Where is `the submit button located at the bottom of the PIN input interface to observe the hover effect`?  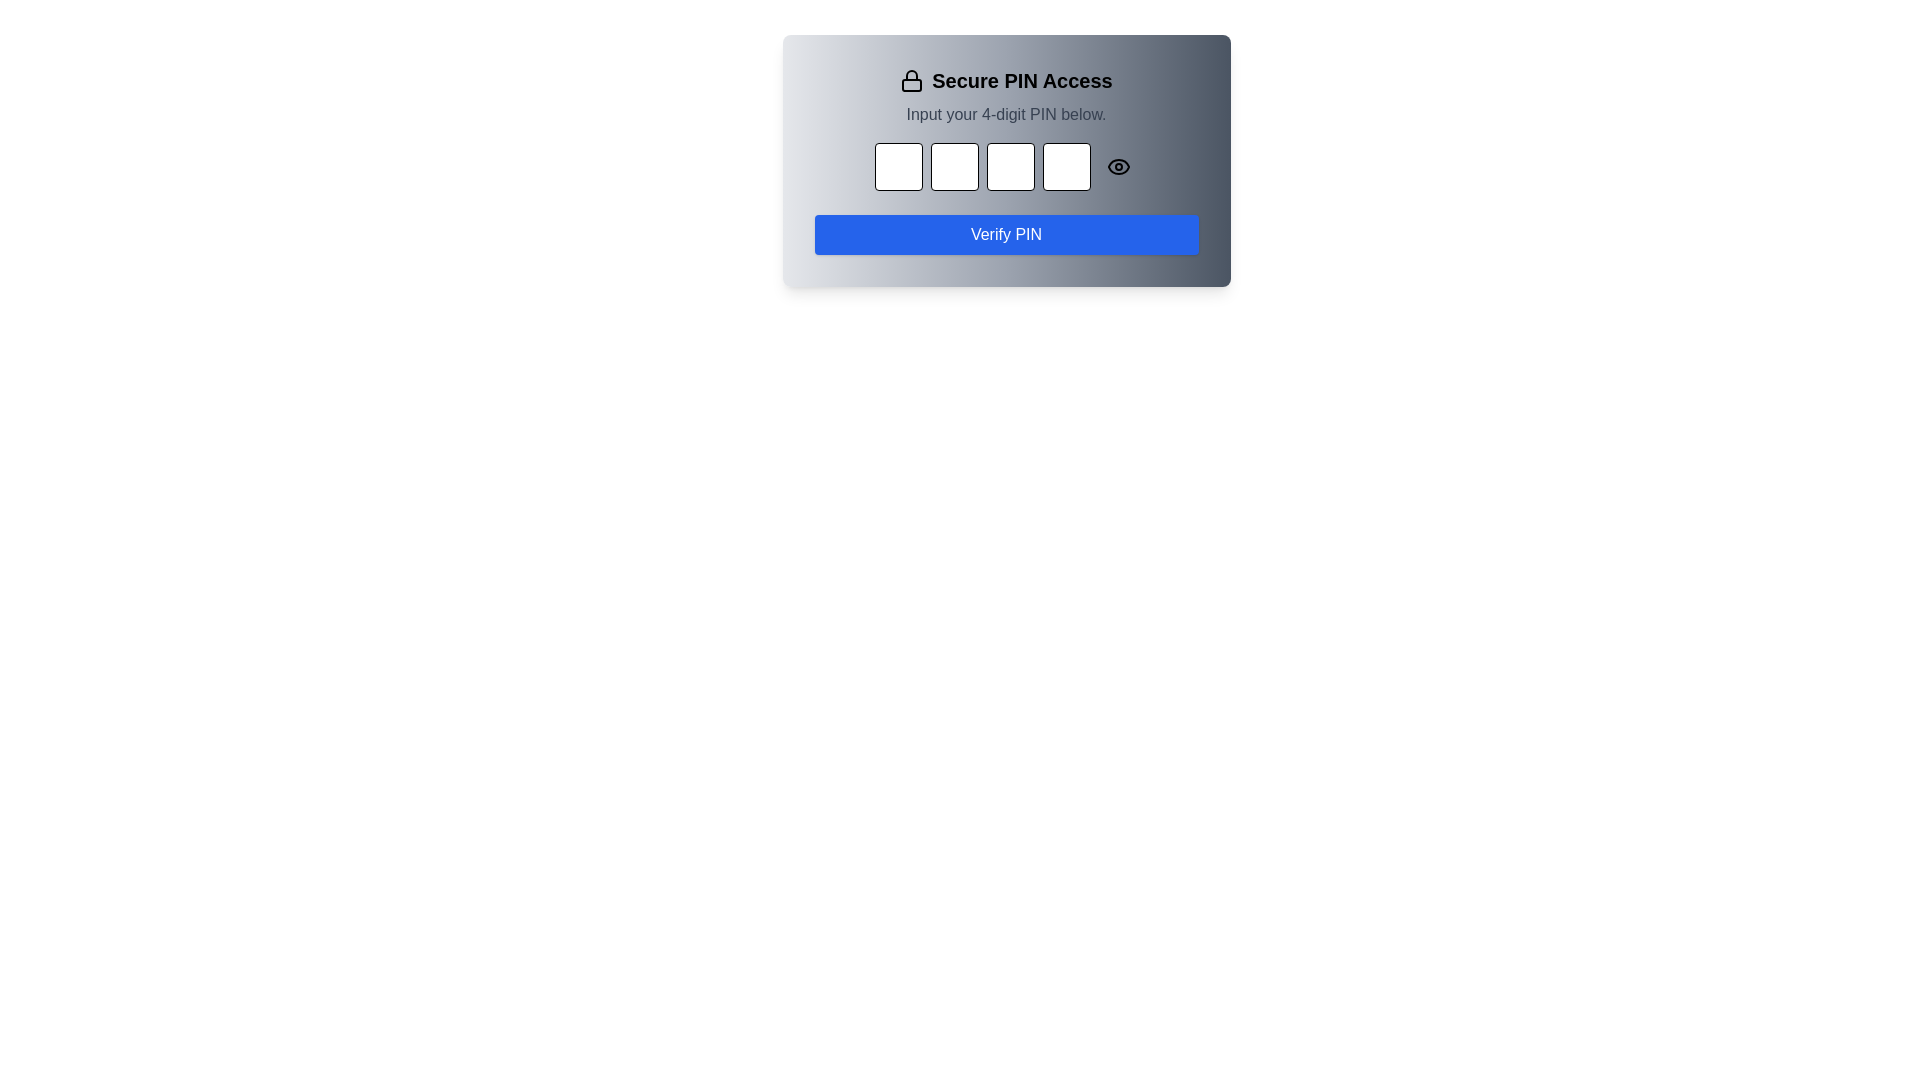 the submit button located at the bottom of the PIN input interface to observe the hover effect is located at coordinates (1006, 234).